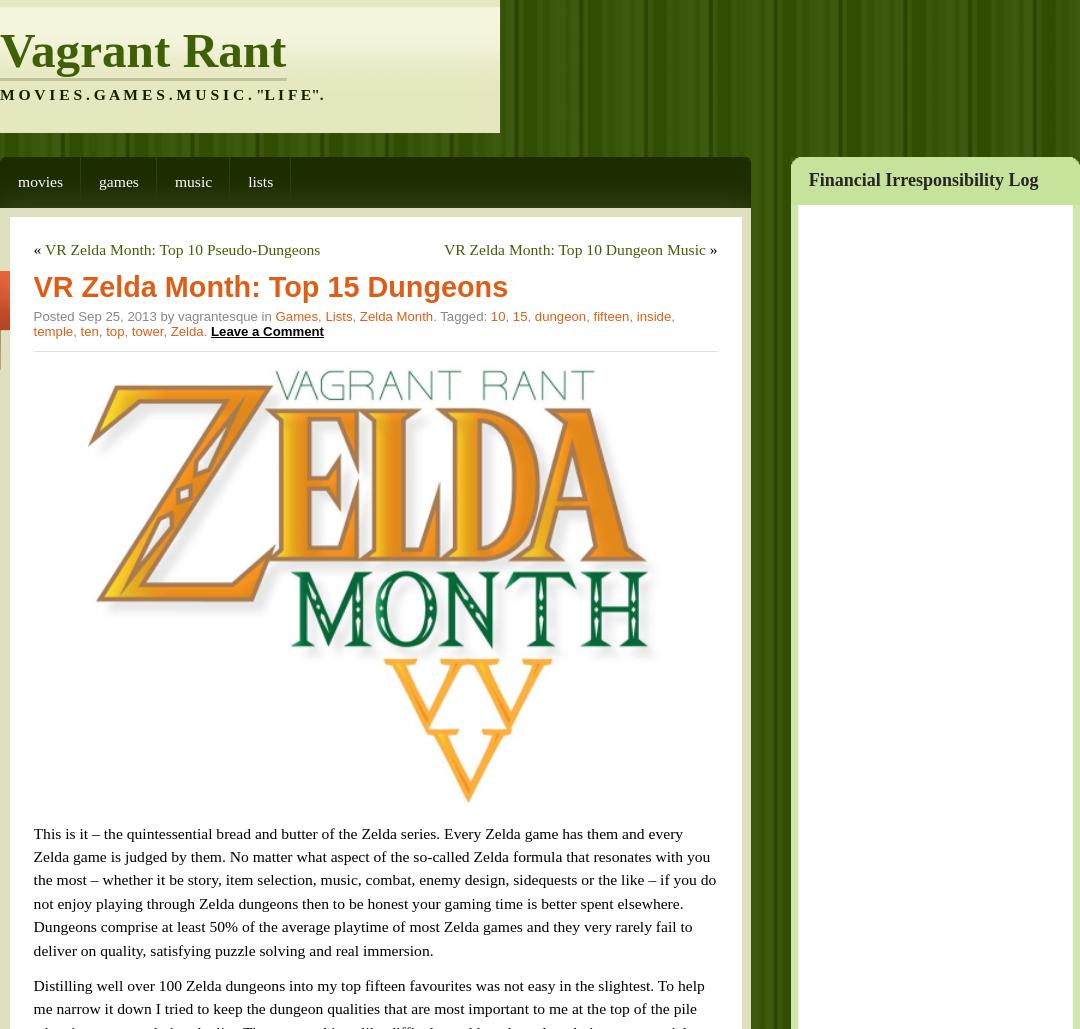 The image size is (1080, 1029). Describe the element at coordinates (141, 274) in the screenshot. I see `'Zelda'` at that location.